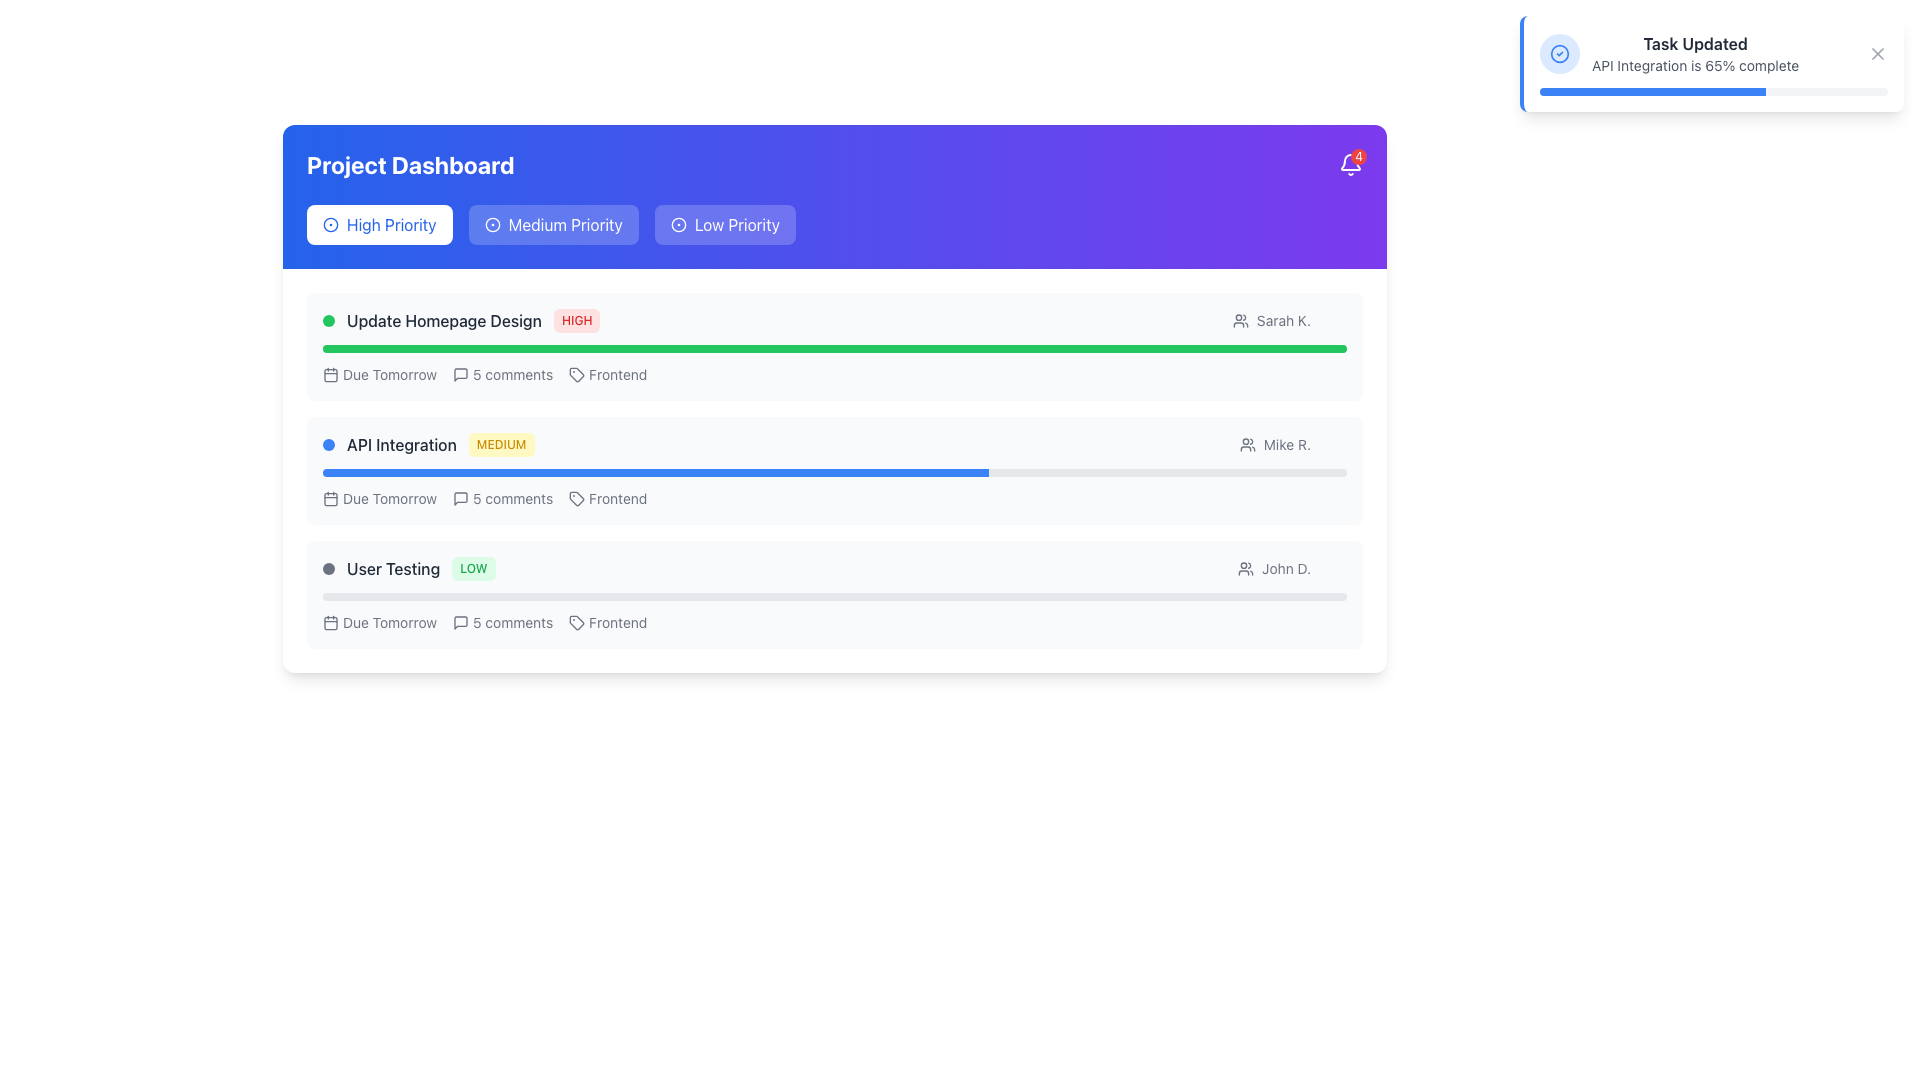 The height and width of the screenshot is (1080, 1920). What do you see at coordinates (513, 374) in the screenshot?
I see `the text label that reads '5 comments', which is styled in a standard sans-serif font and is light gray in color, located in the 'Update Homepage Design' row, next to the 'Due Tomorrow' text and the 'Frontend' tag` at bounding box center [513, 374].